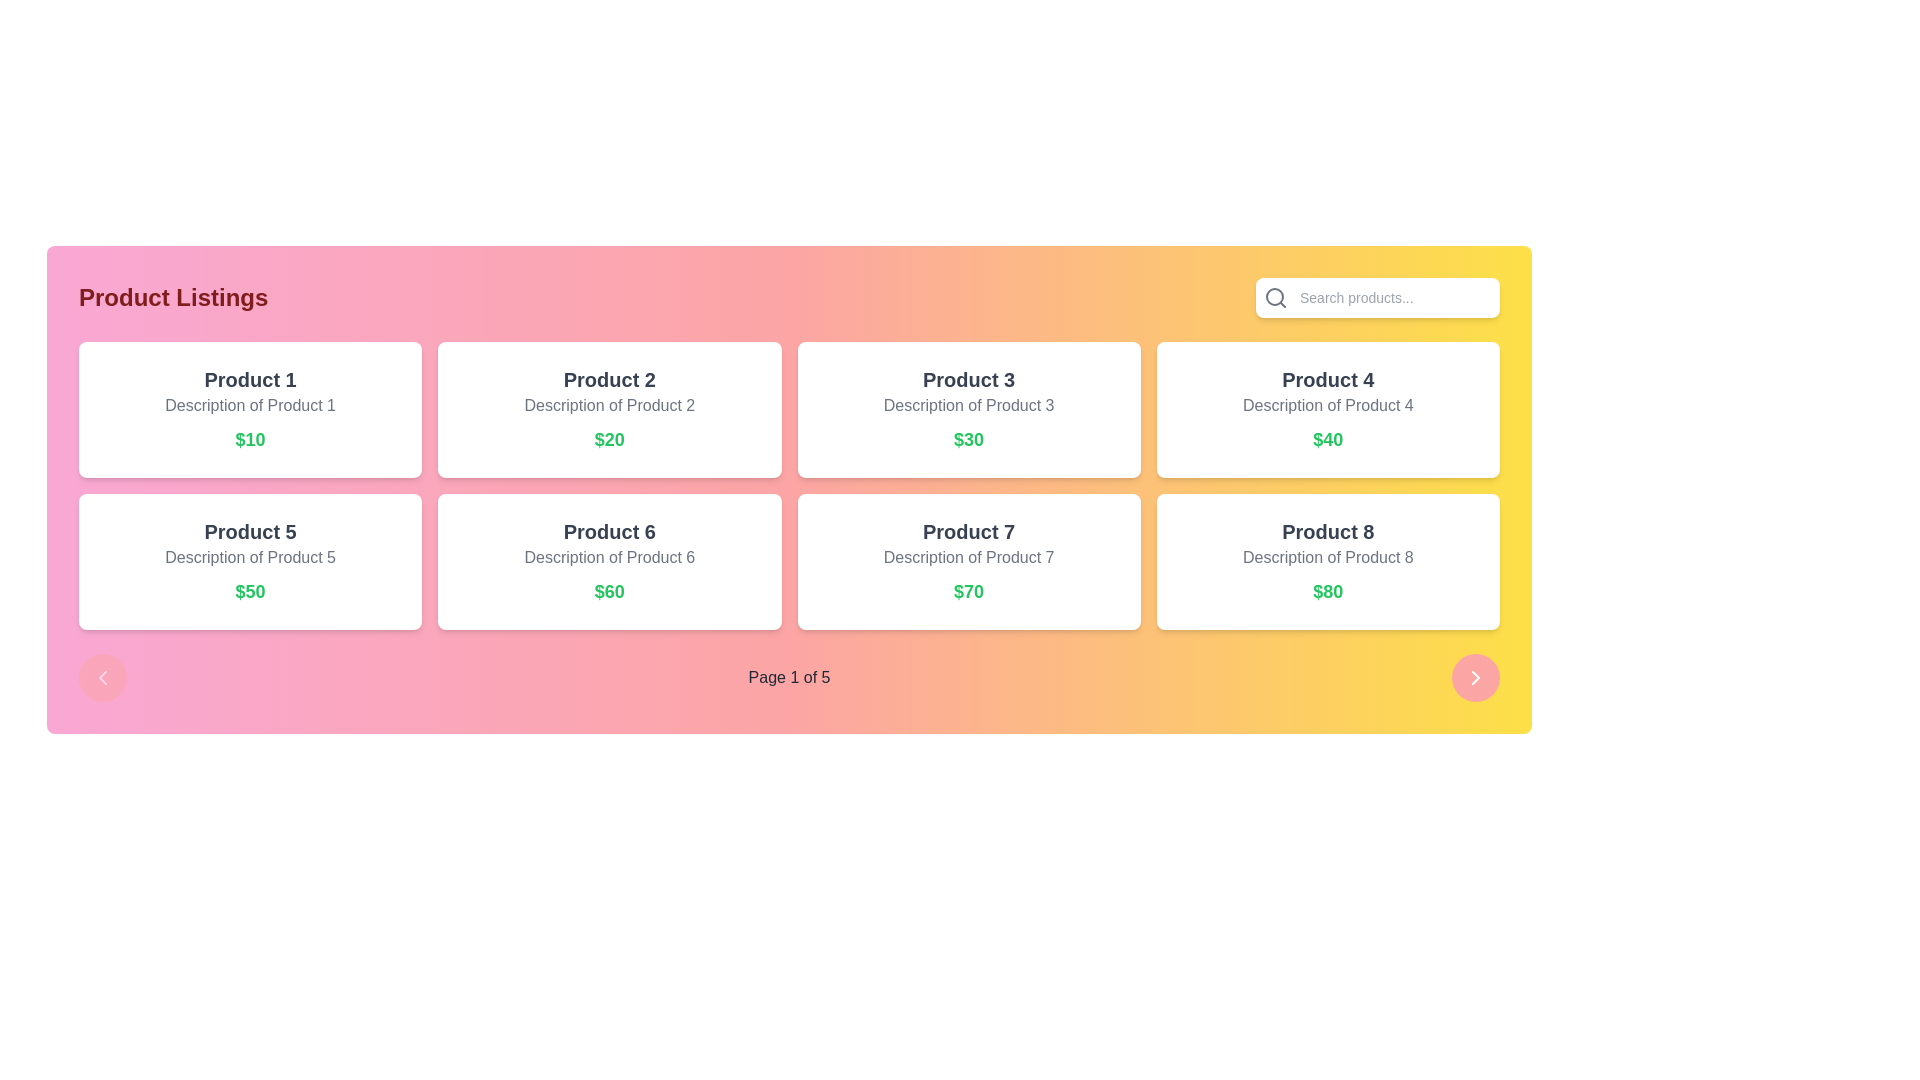 This screenshot has height=1080, width=1920. I want to click on the right-facing chevron icon within the pagination navigation controls, so click(1475, 677).